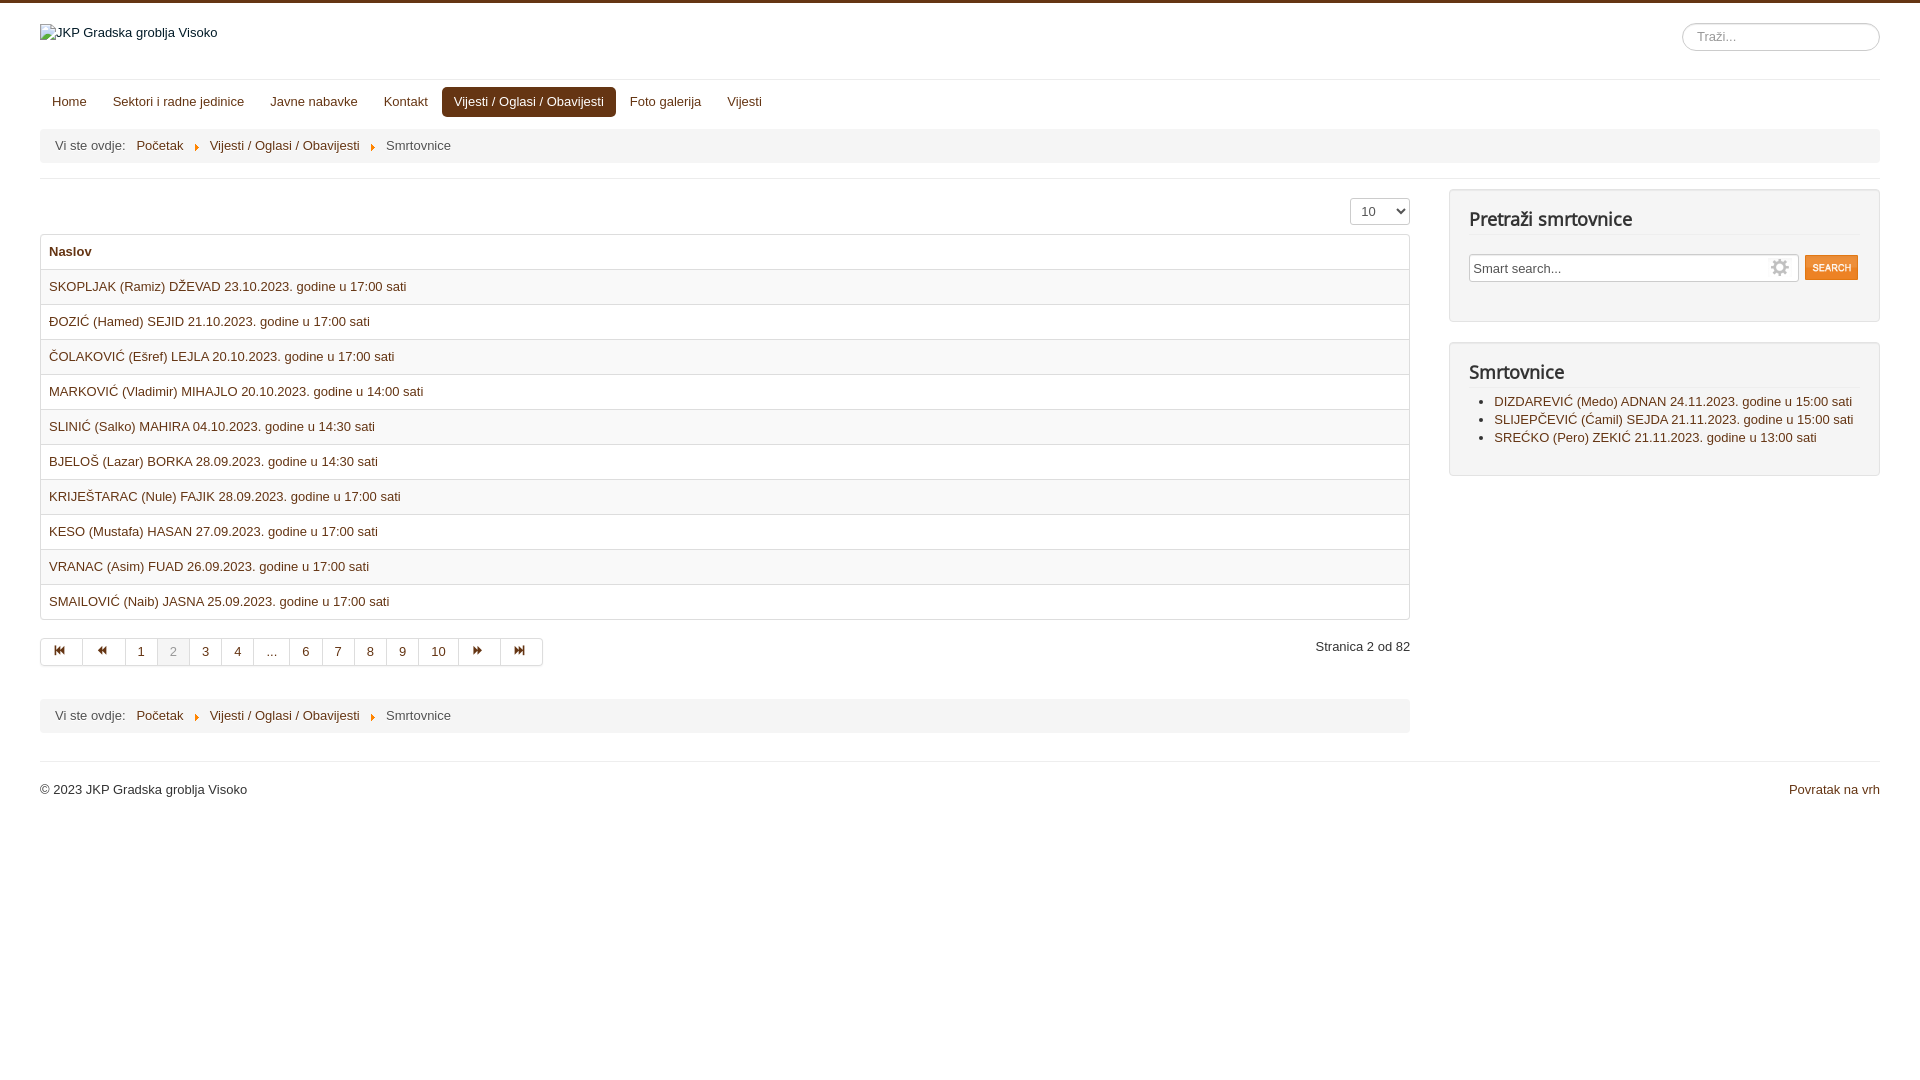 The width and height of the screenshot is (1920, 1080). What do you see at coordinates (209, 566) in the screenshot?
I see `'VRANAC (Asim) FUAD 26.09.2023. godine u 17:00 sati'` at bounding box center [209, 566].